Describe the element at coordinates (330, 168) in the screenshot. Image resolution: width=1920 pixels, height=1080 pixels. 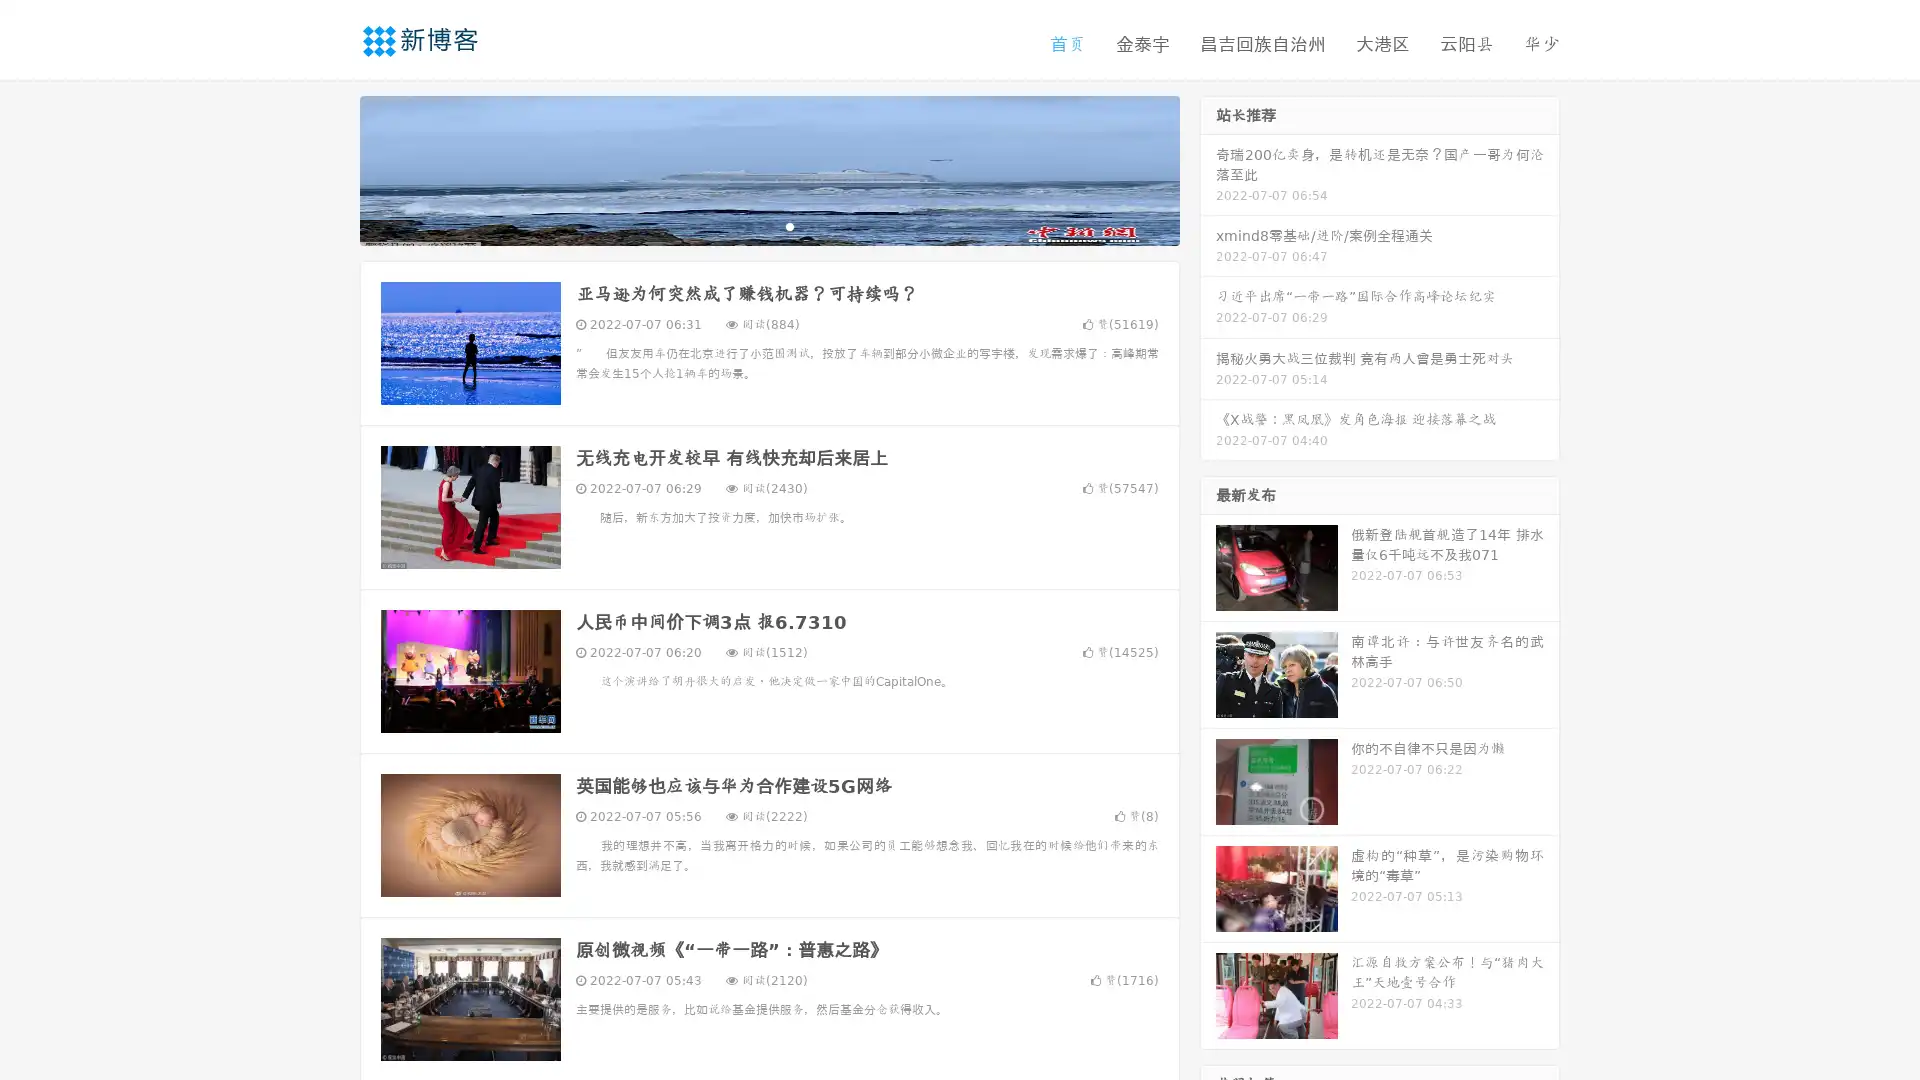
I see `Previous slide` at that location.